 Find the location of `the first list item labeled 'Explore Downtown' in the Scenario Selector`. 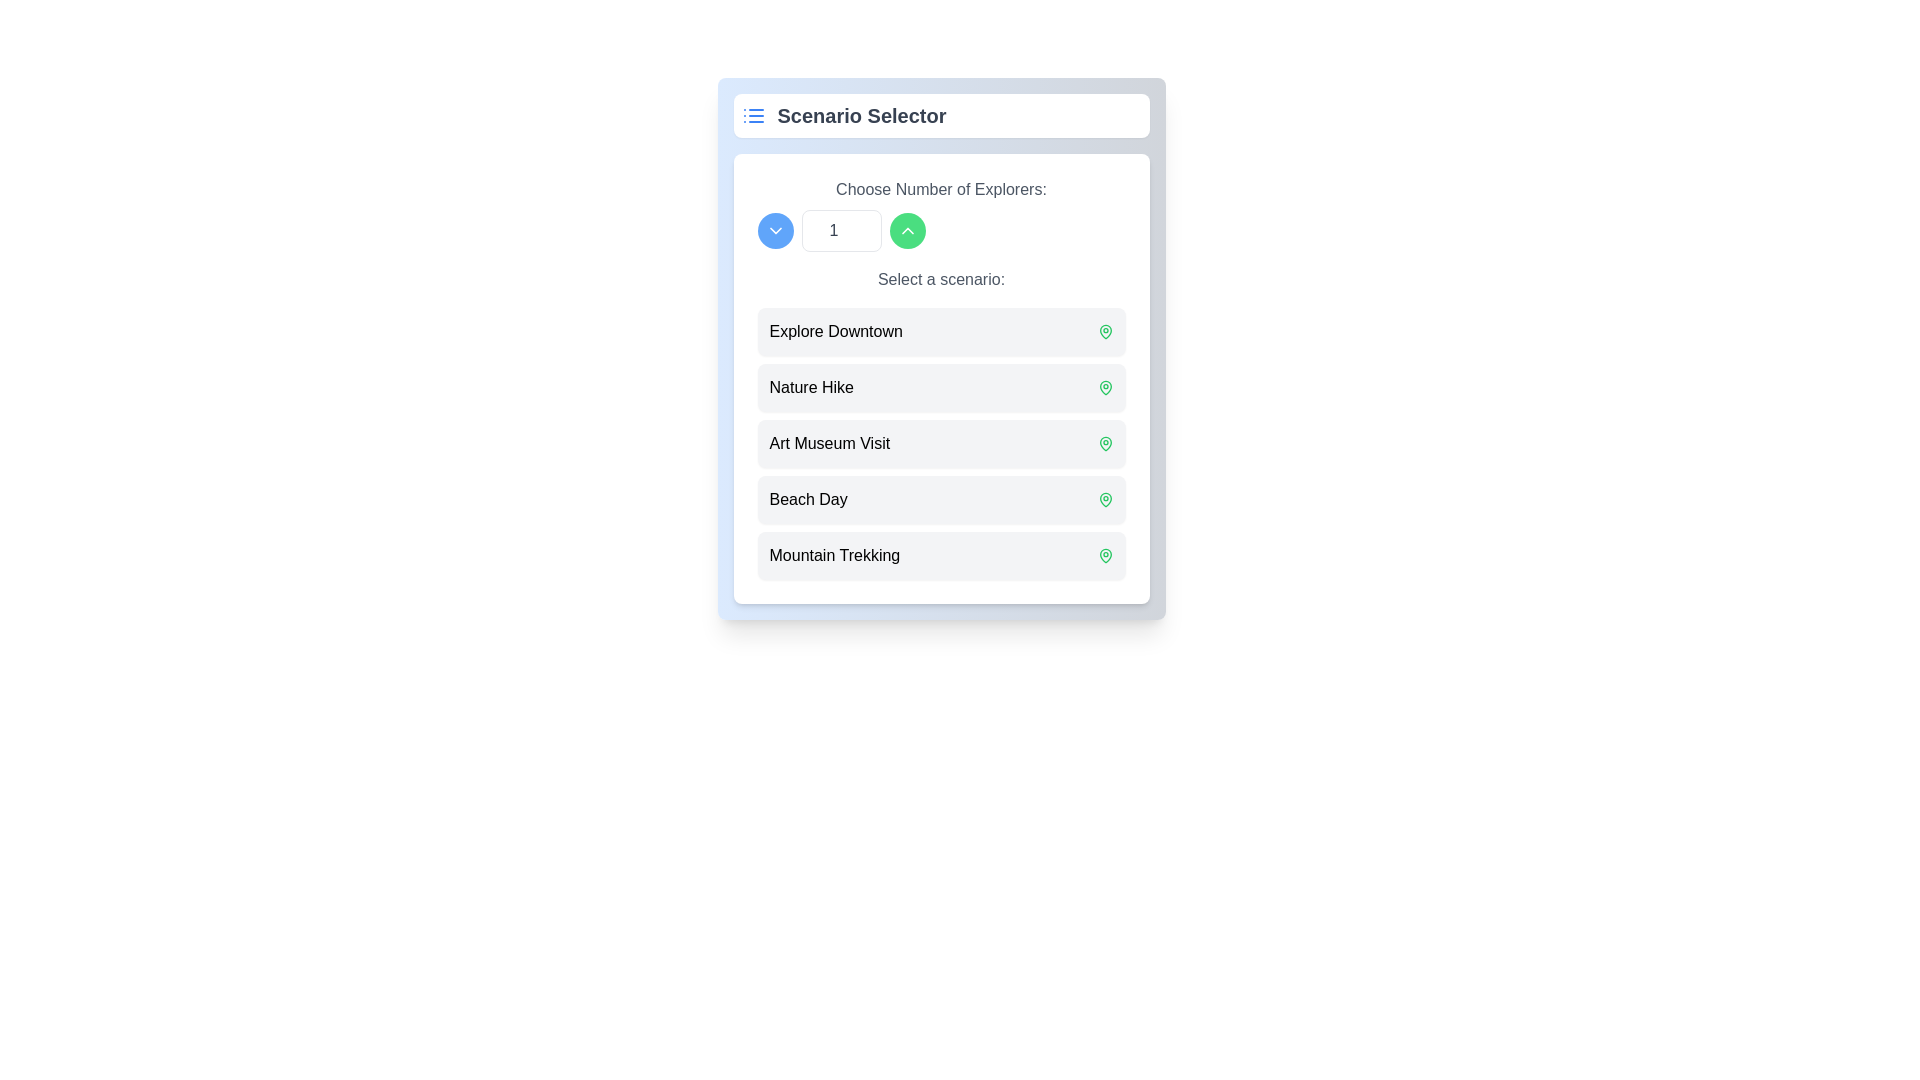

the first list item labeled 'Explore Downtown' in the Scenario Selector is located at coordinates (940, 330).